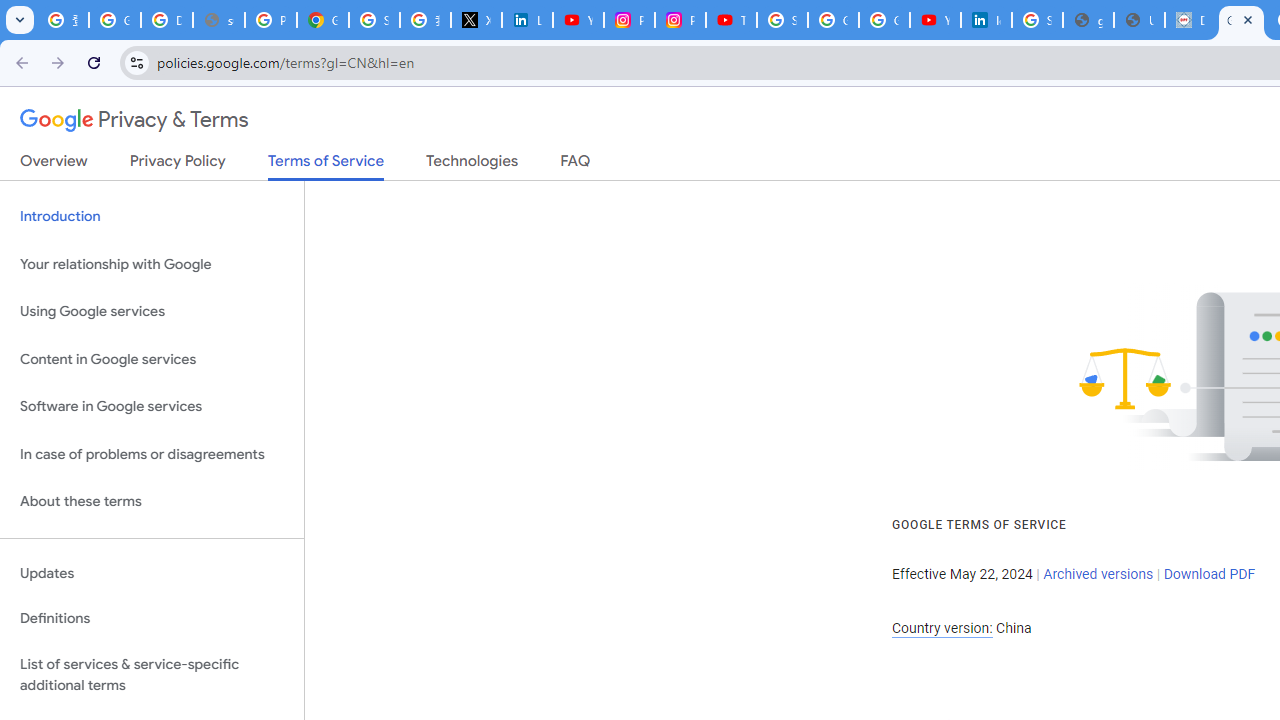 The width and height of the screenshot is (1280, 720). I want to click on 'Download PDF', so click(1208, 574).